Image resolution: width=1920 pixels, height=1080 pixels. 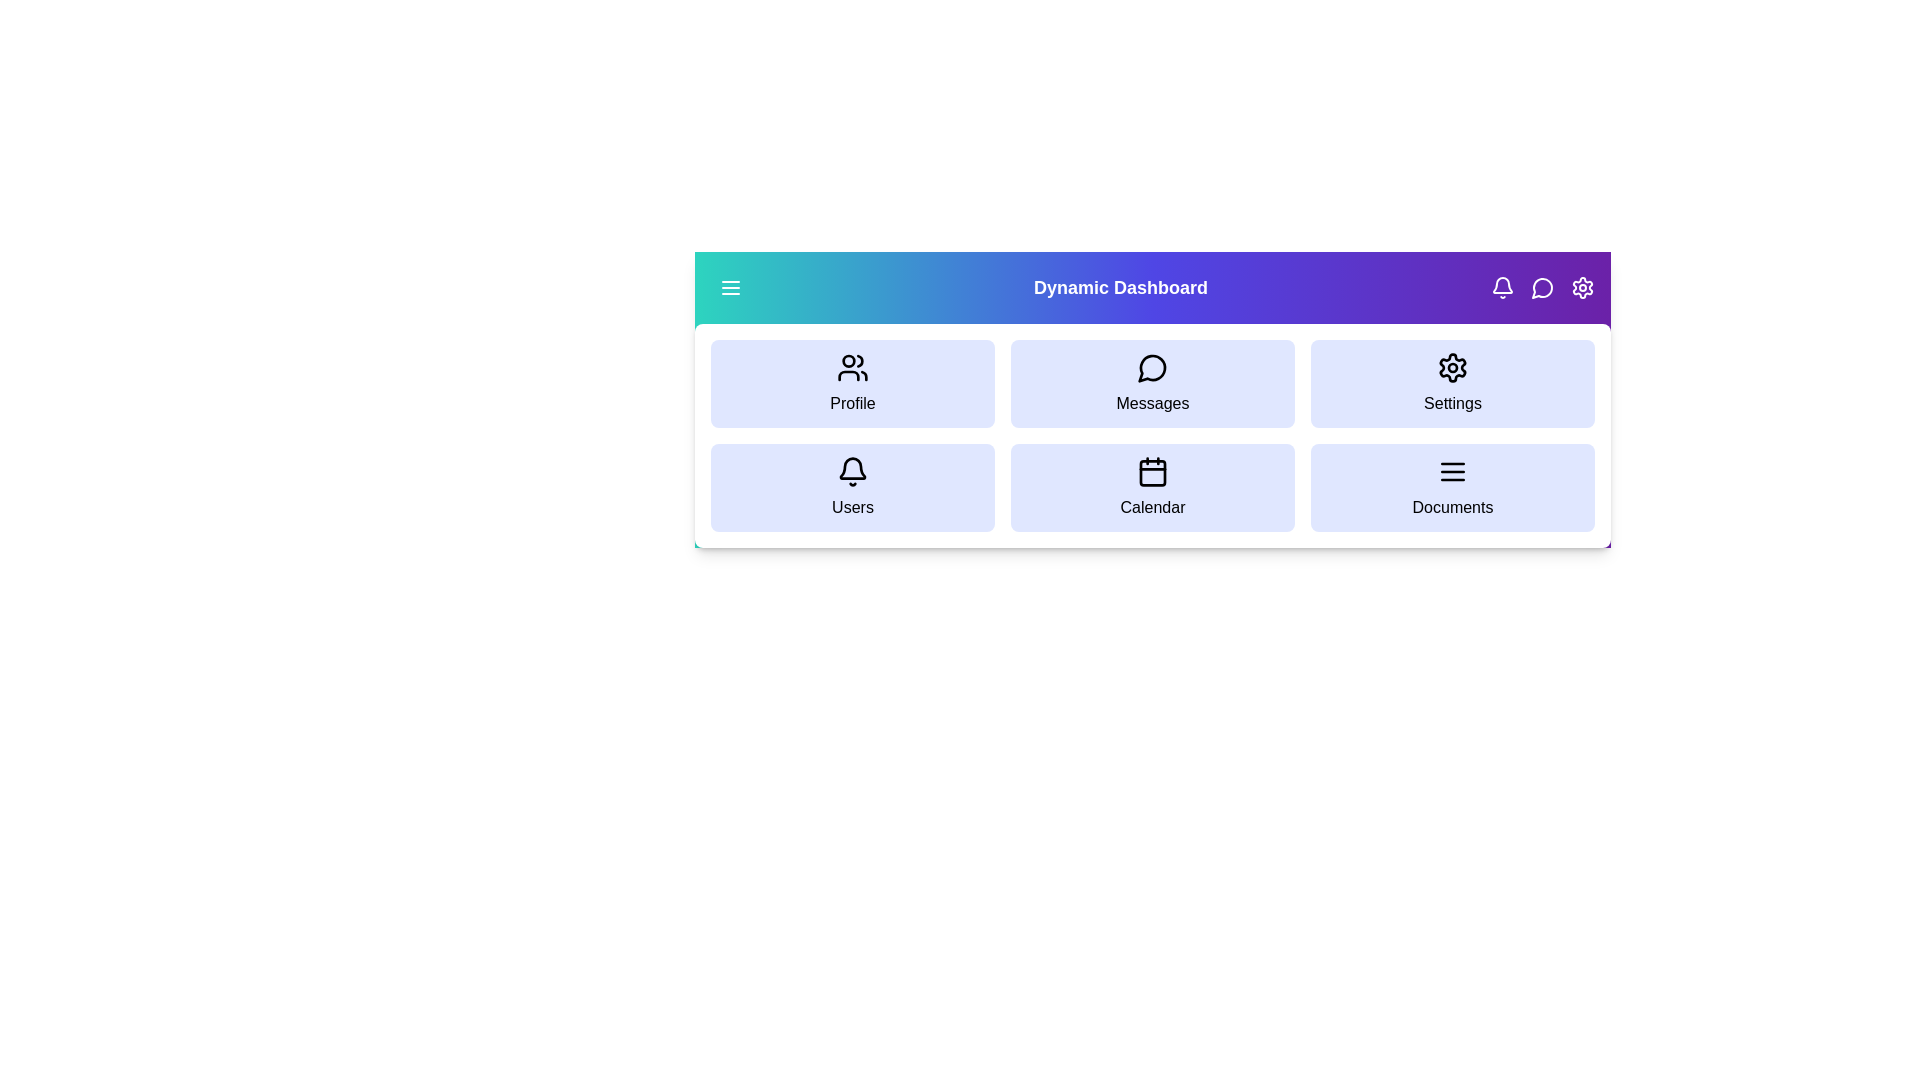 I want to click on the title text 'Dynamic Dashboard' to view and read it, so click(x=1121, y=288).